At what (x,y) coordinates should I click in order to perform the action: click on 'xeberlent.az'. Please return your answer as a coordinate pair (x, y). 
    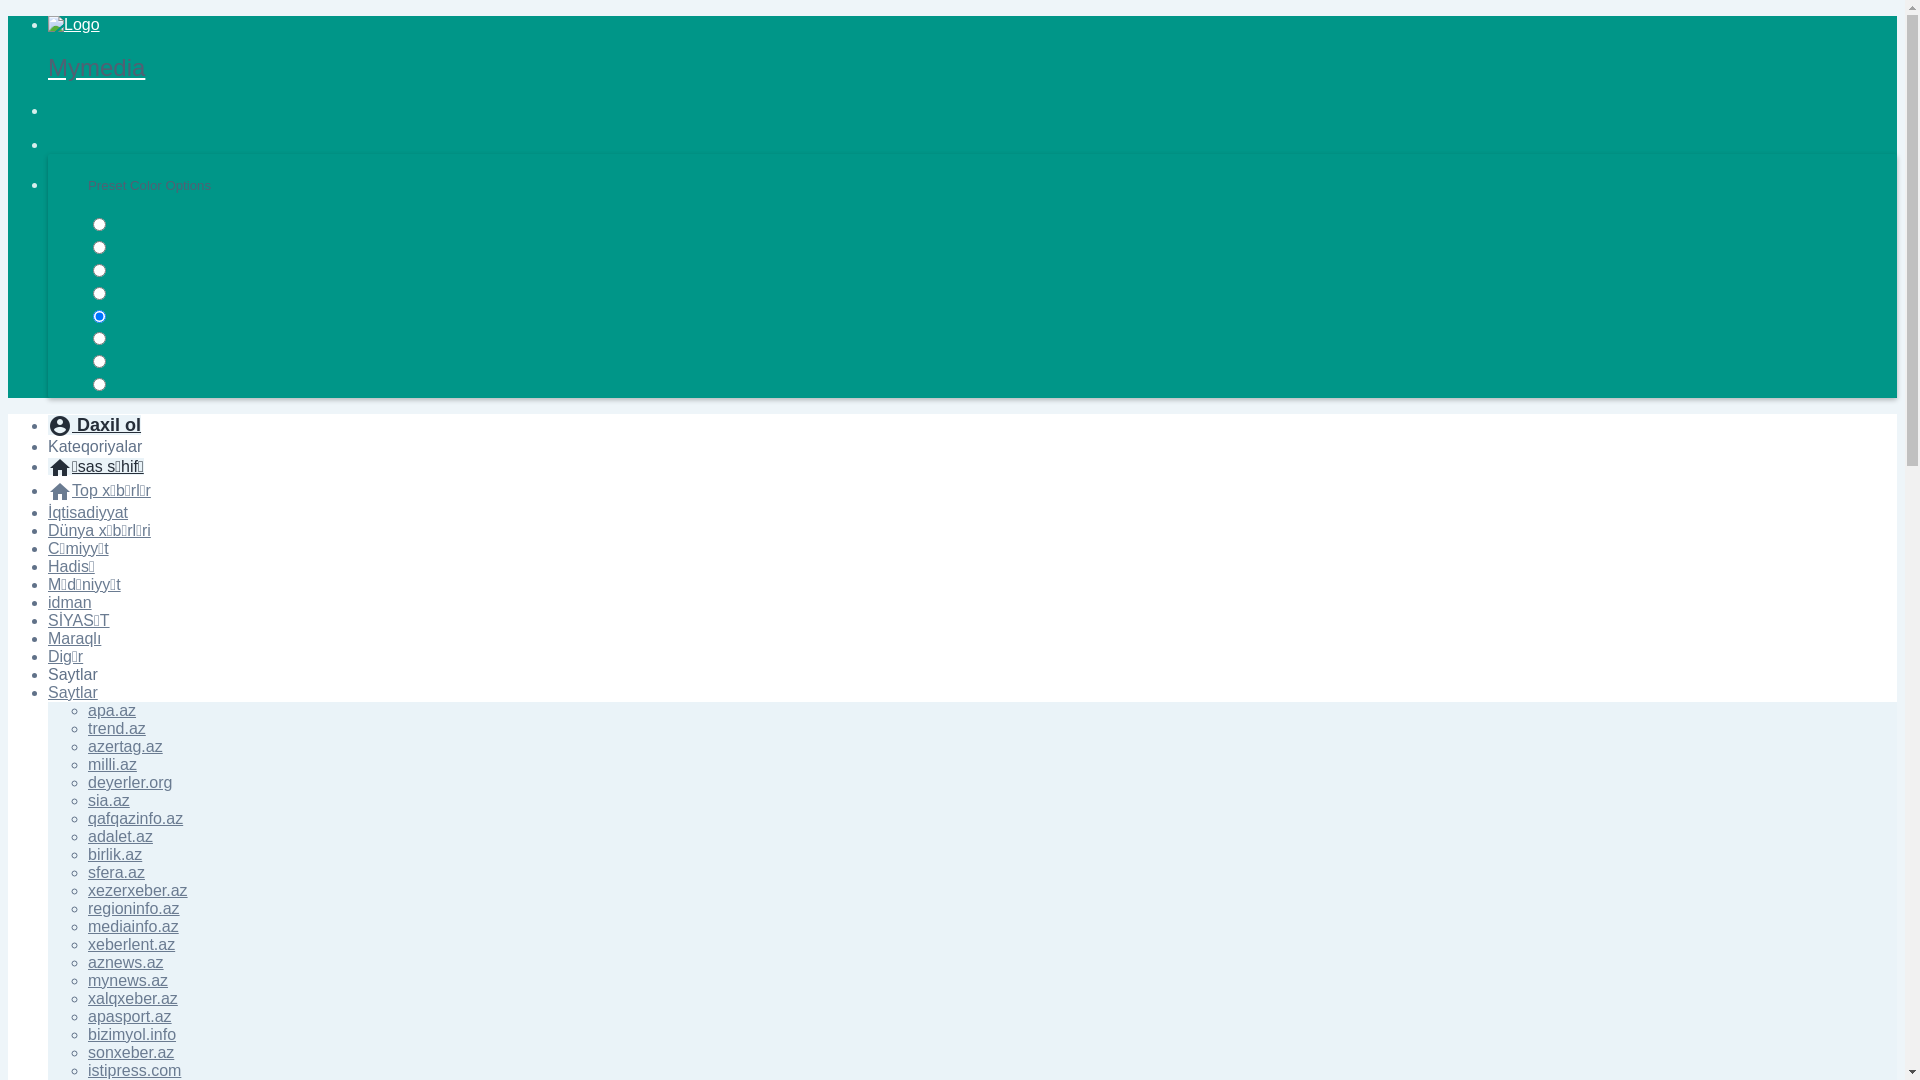
    Looking at the image, I should click on (86, 944).